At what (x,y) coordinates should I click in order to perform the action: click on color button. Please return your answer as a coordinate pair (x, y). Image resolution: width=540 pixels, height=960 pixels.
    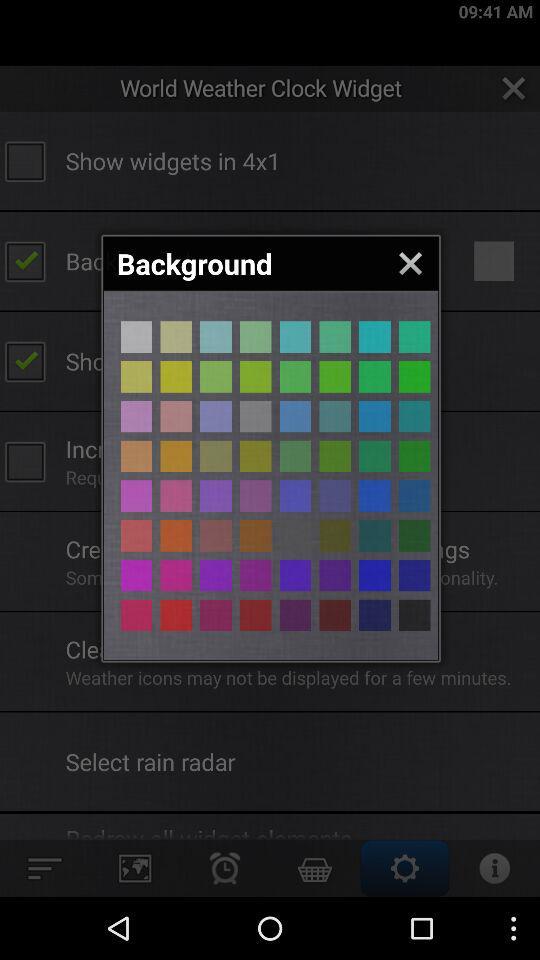
    Looking at the image, I should click on (215, 495).